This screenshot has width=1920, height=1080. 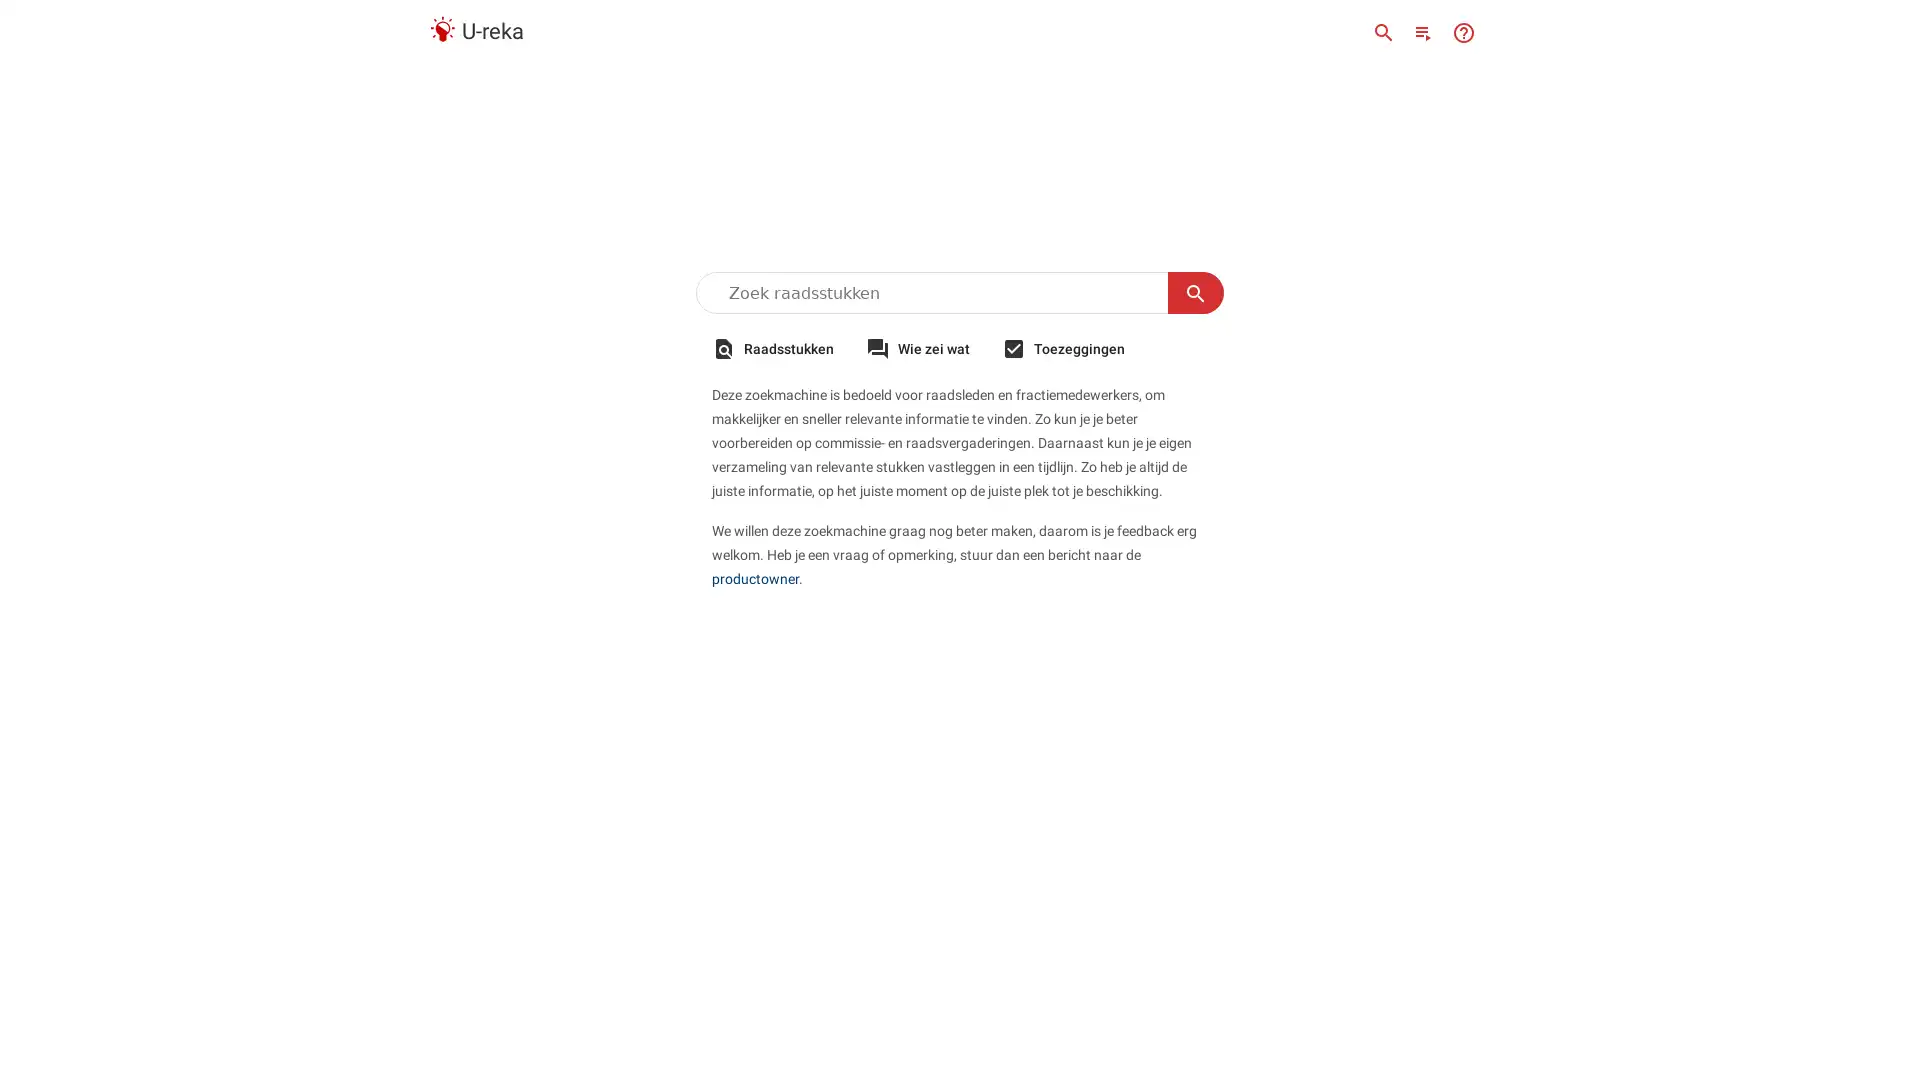 What do you see at coordinates (1382, 31) in the screenshot?
I see `Zoeken` at bounding box center [1382, 31].